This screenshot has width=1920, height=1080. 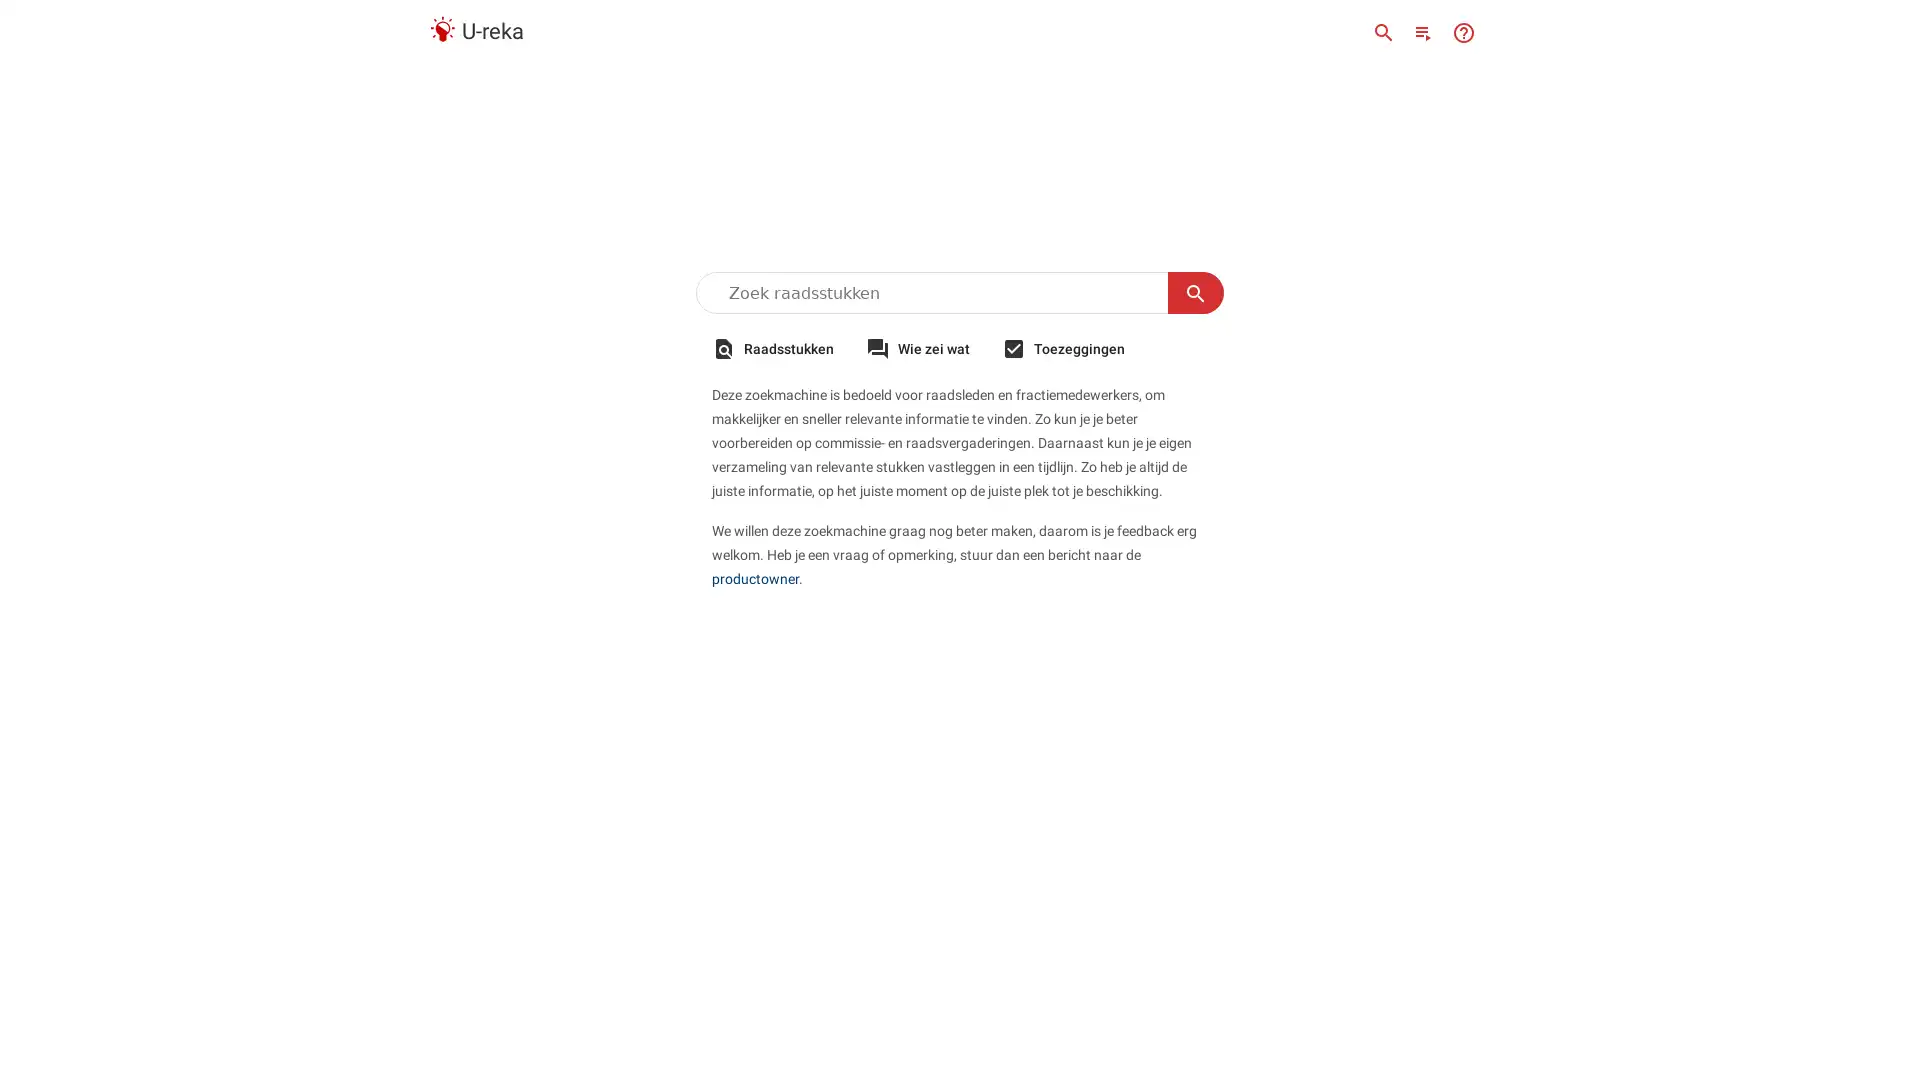 What do you see at coordinates (1382, 31) in the screenshot?
I see `Zoeken` at bounding box center [1382, 31].